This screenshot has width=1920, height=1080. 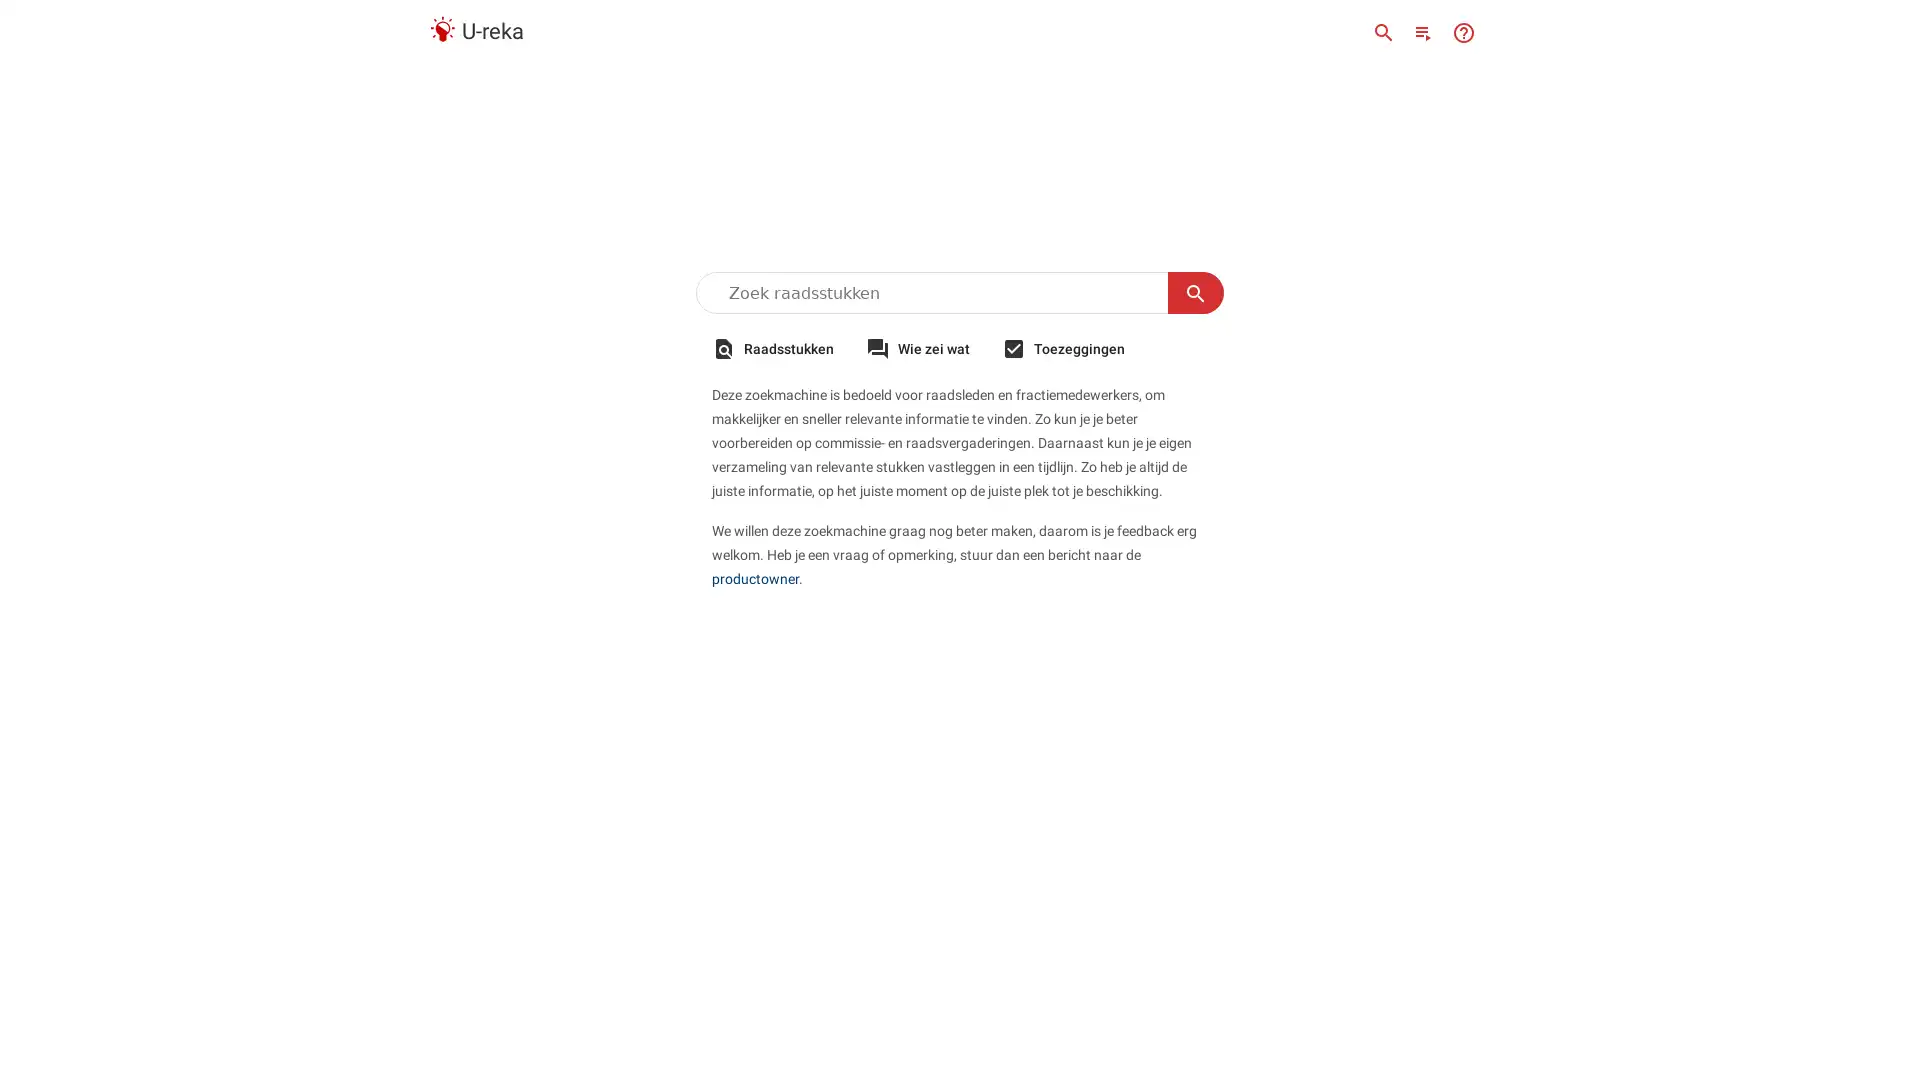 What do you see at coordinates (1382, 31) in the screenshot?
I see `Zoeken` at bounding box center [1382, 31].